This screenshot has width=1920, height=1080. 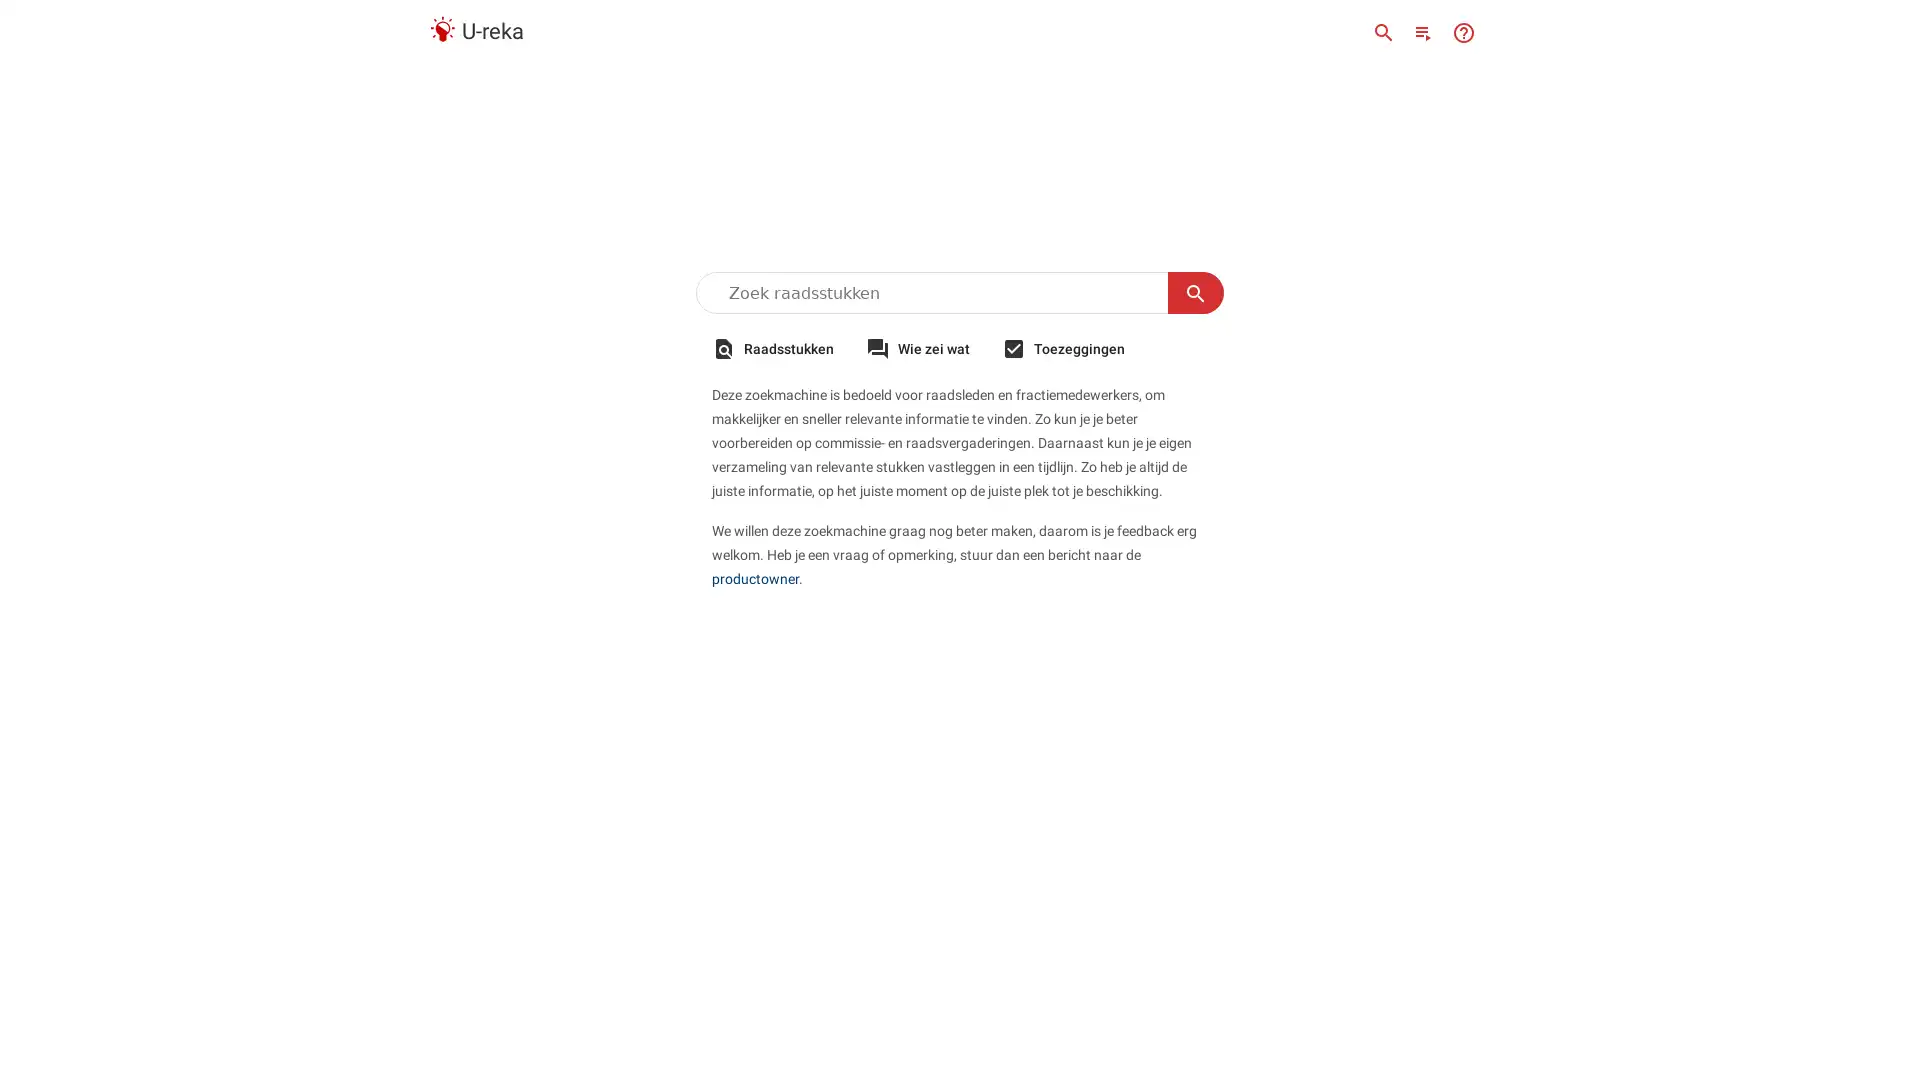 What do you see at coordinates (1382, 31) in the screenshot?
I see `Zoeken` at bounding box center [1382, 31].